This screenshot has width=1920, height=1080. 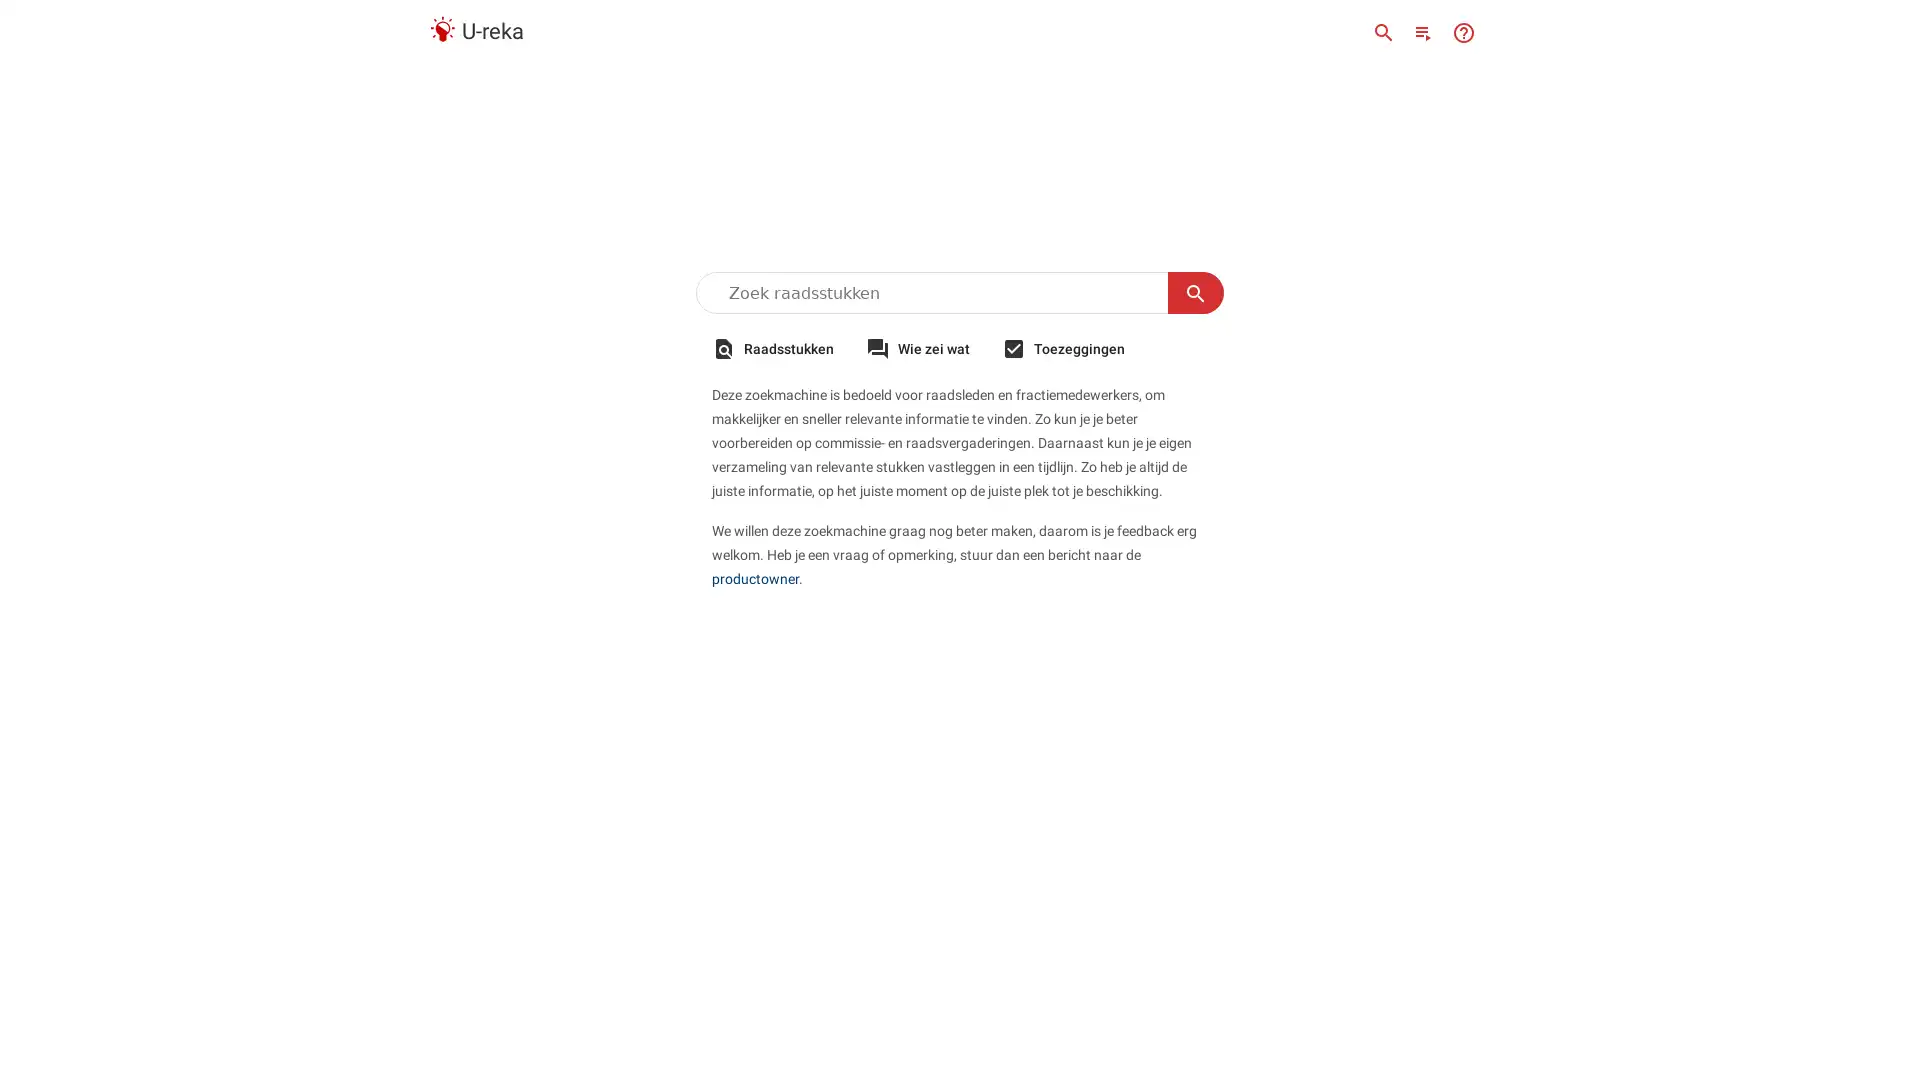 What do you see at coordinates (1382, 31) in the screenshot?
I see `Zoeken` at bounding box center [1382, 31].